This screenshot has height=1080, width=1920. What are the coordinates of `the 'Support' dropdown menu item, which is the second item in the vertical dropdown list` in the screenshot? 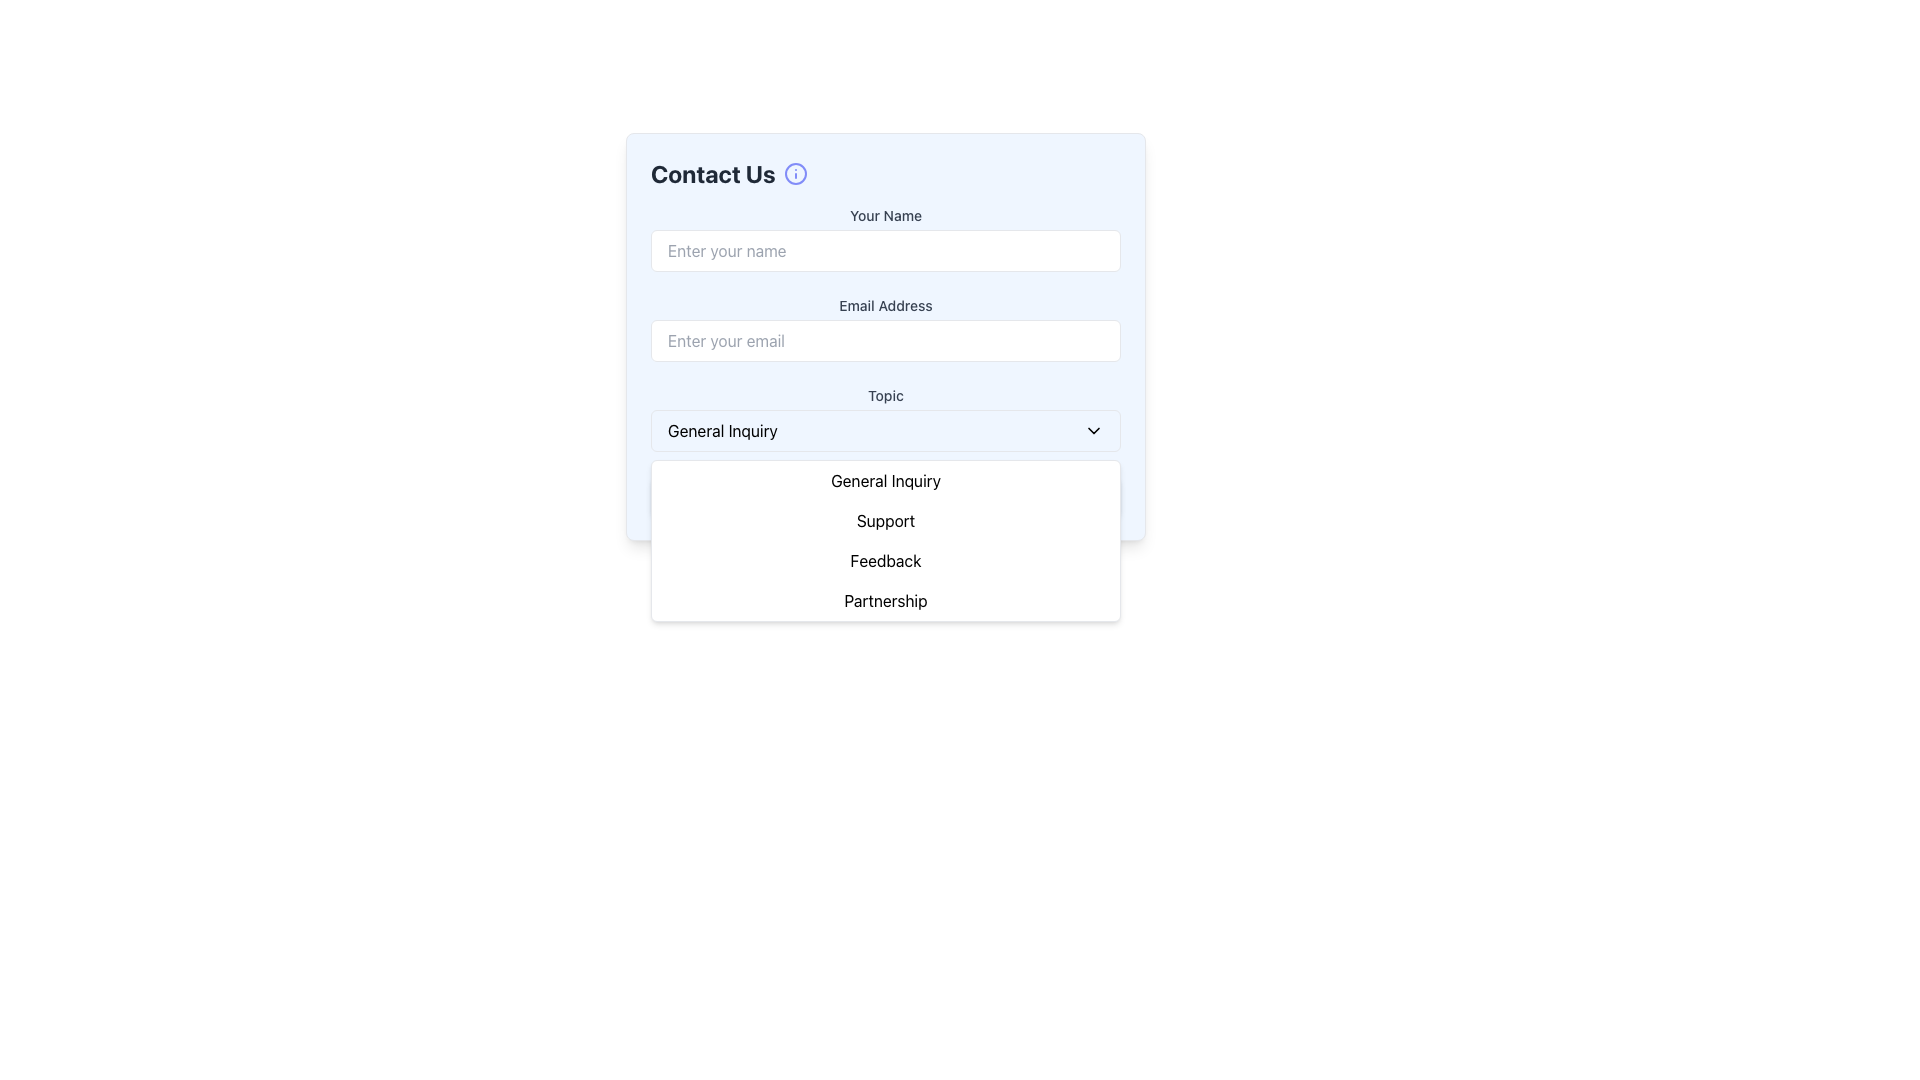 It's located at (885, 519).